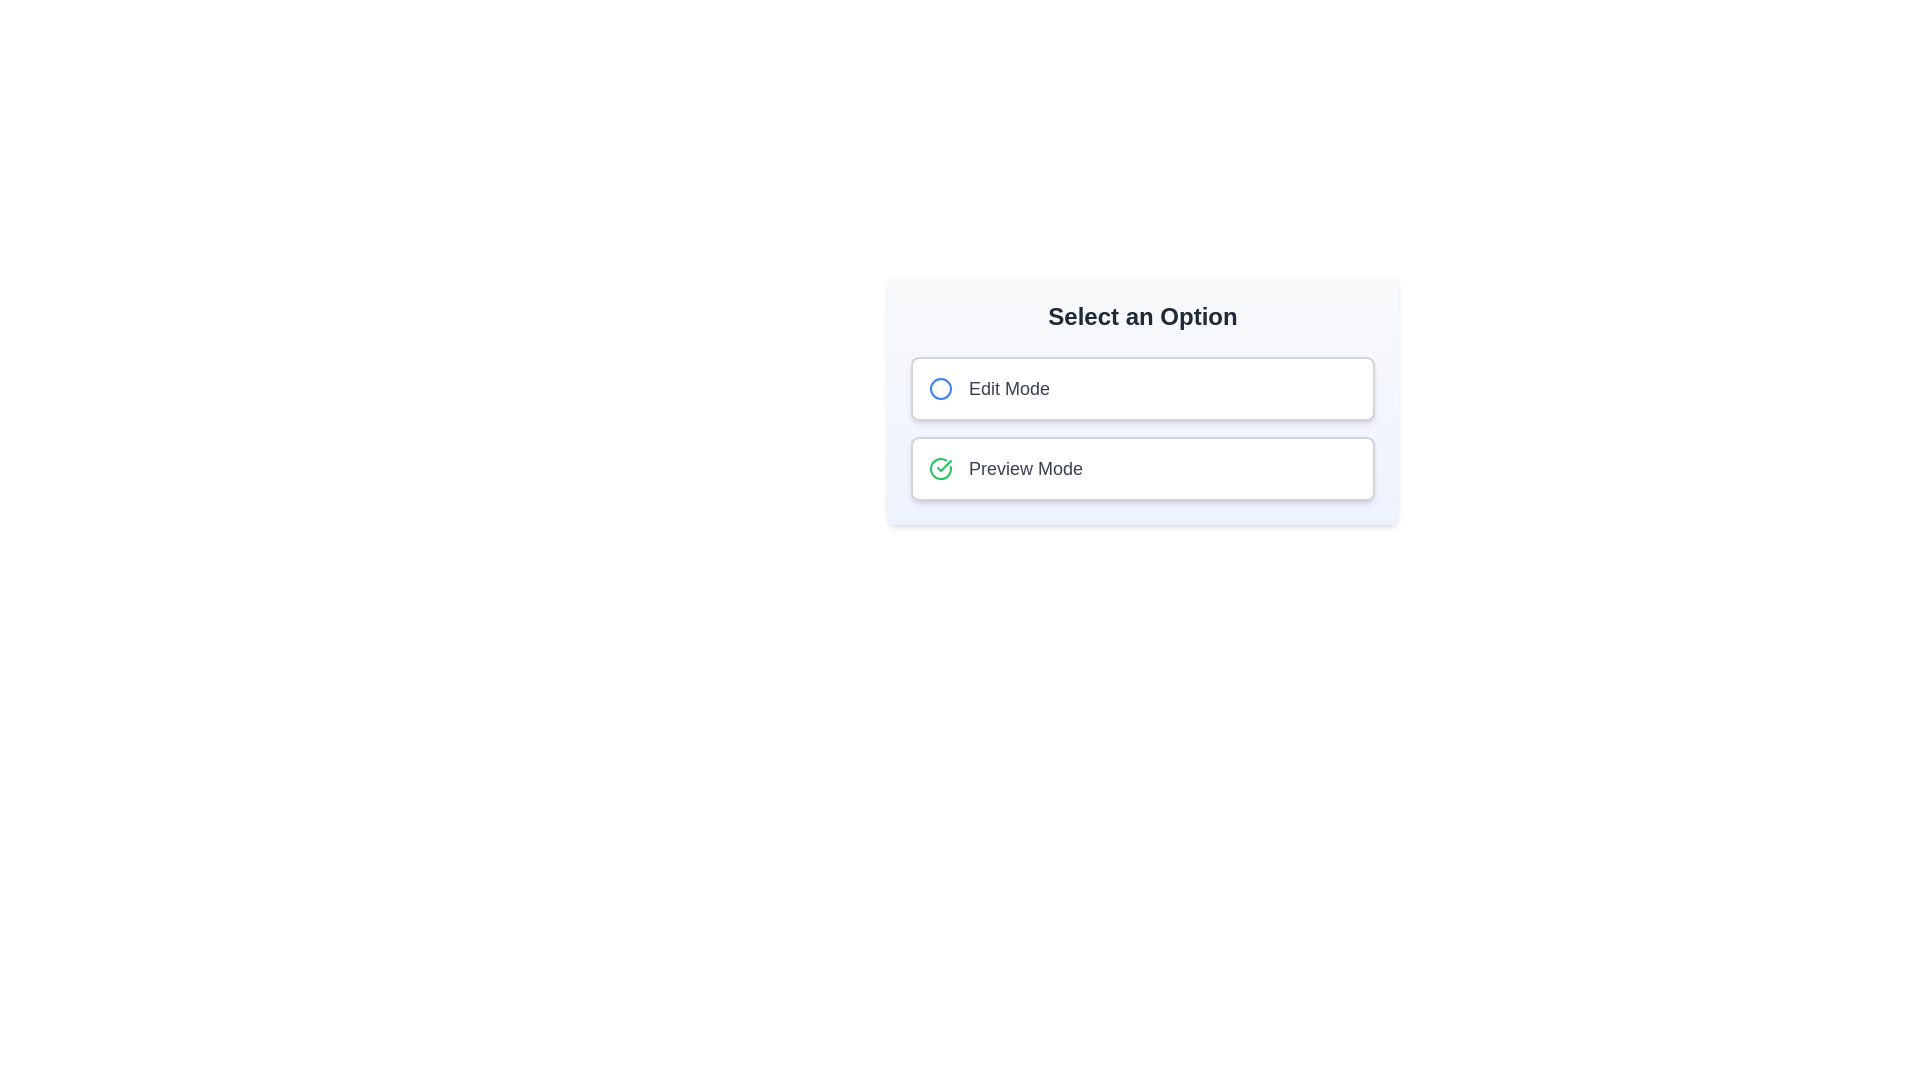 This screenshot has width=1920, height=1080. What do you see at coordinates (1142, 389) in the screenshot?
I see `the 'Edit Mode' selector button located in the center-right of the UI` at bounding box center [1142, 389].